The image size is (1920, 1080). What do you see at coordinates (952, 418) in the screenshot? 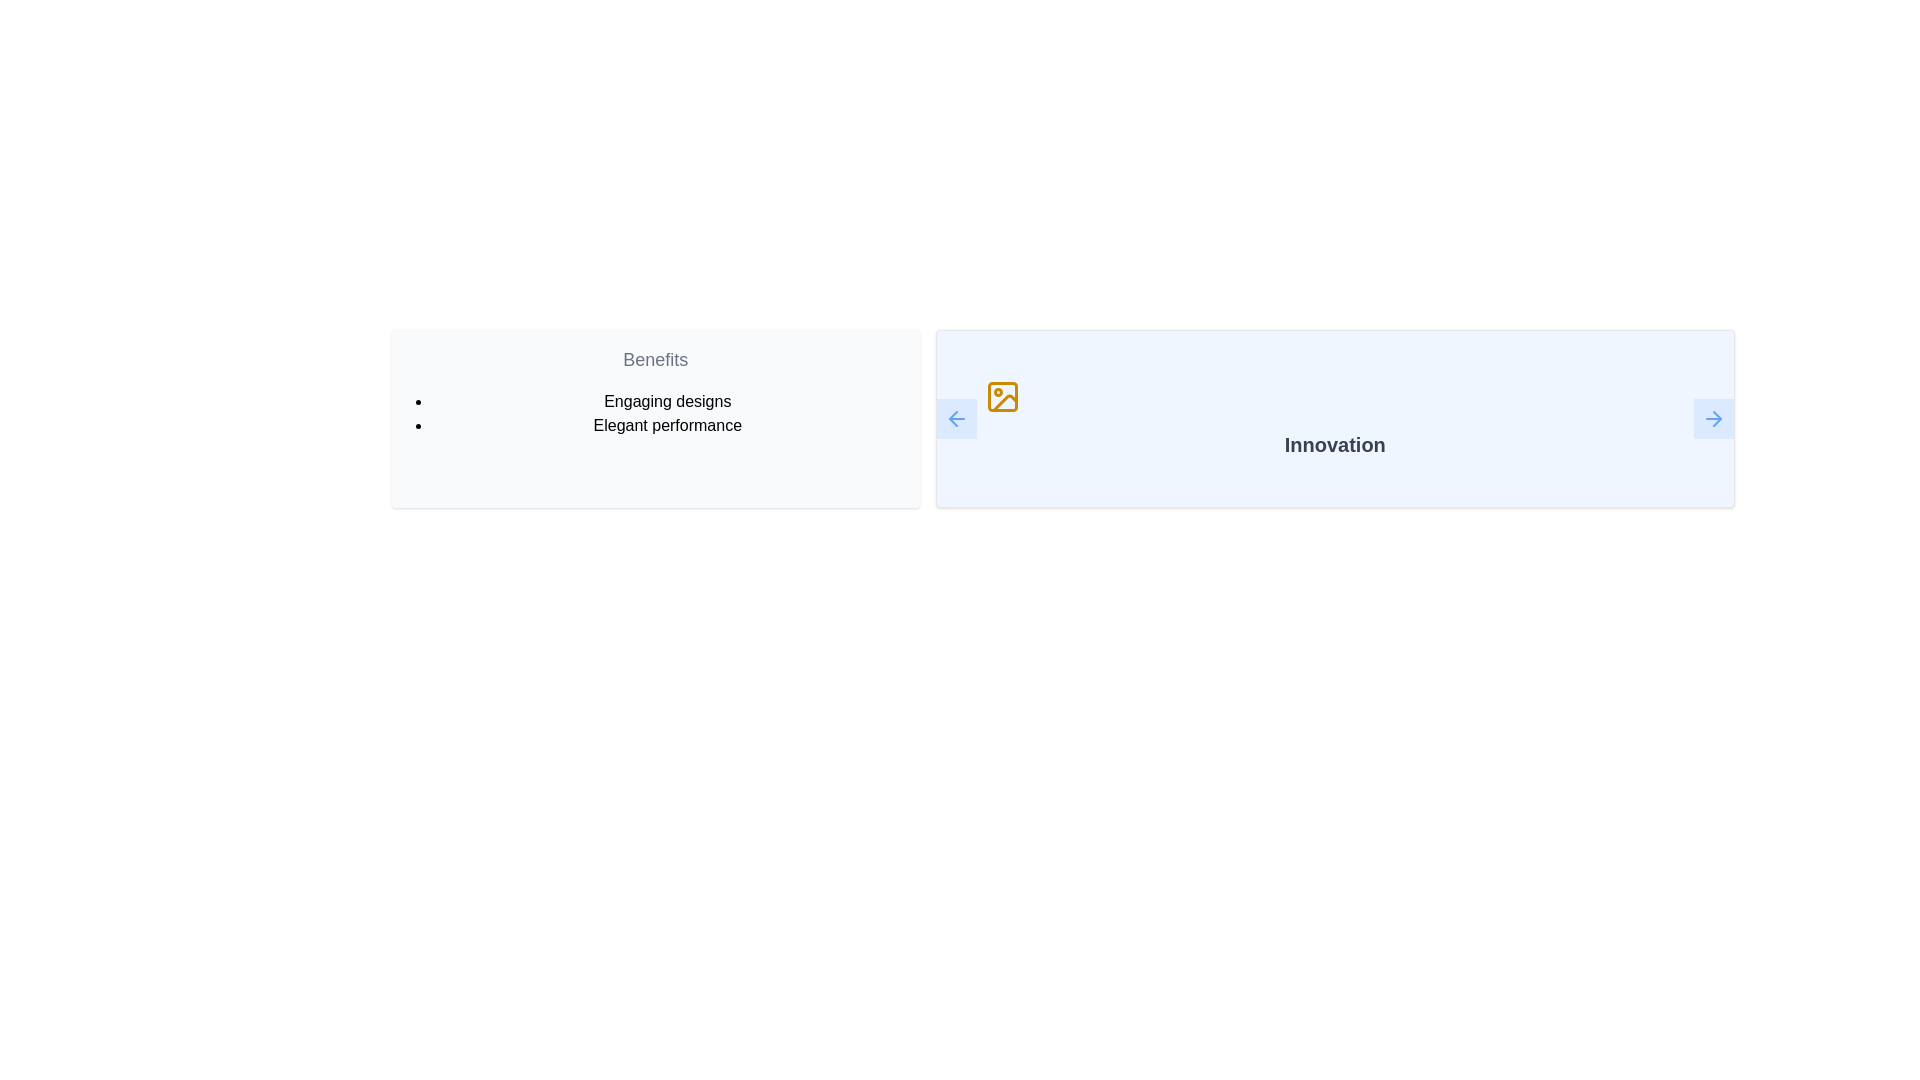
I see `the leftward-pointing arrow icon in the blue-themed UI` at bounding box center [952, 418].